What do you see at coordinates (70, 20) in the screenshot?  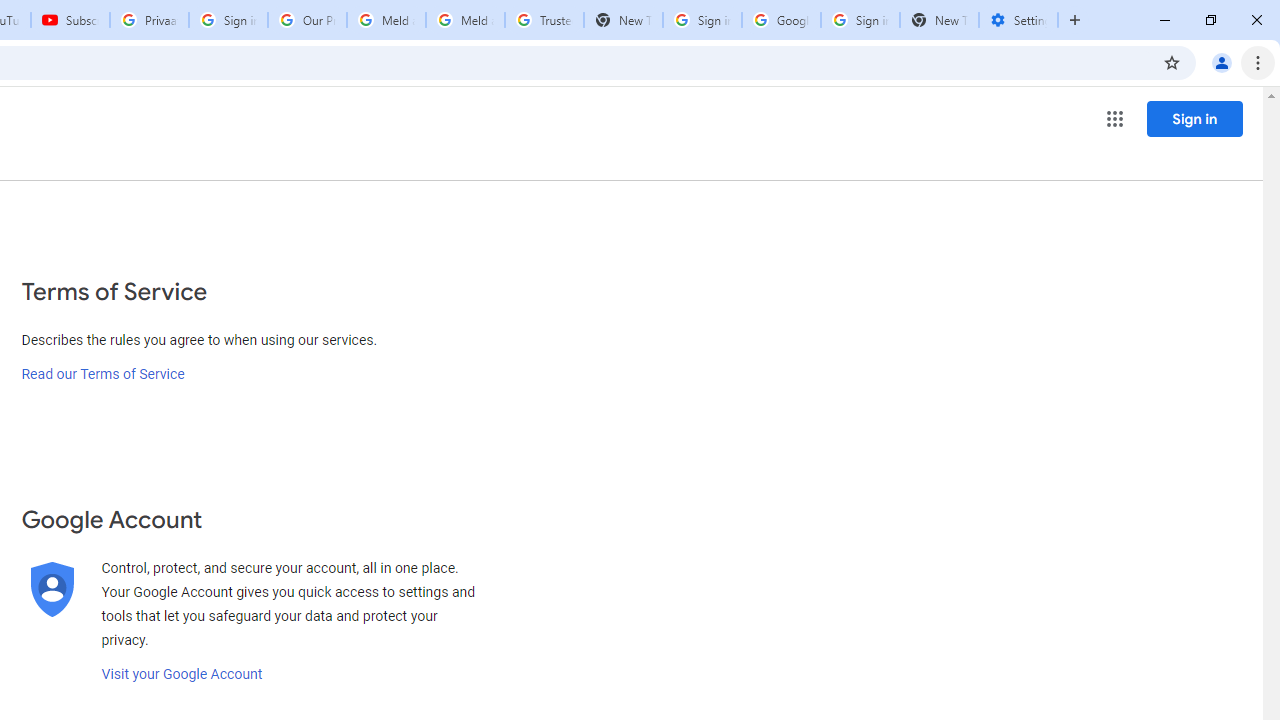 I see `'Subscriptions - YouTube'` at bounding box center [70, 20].